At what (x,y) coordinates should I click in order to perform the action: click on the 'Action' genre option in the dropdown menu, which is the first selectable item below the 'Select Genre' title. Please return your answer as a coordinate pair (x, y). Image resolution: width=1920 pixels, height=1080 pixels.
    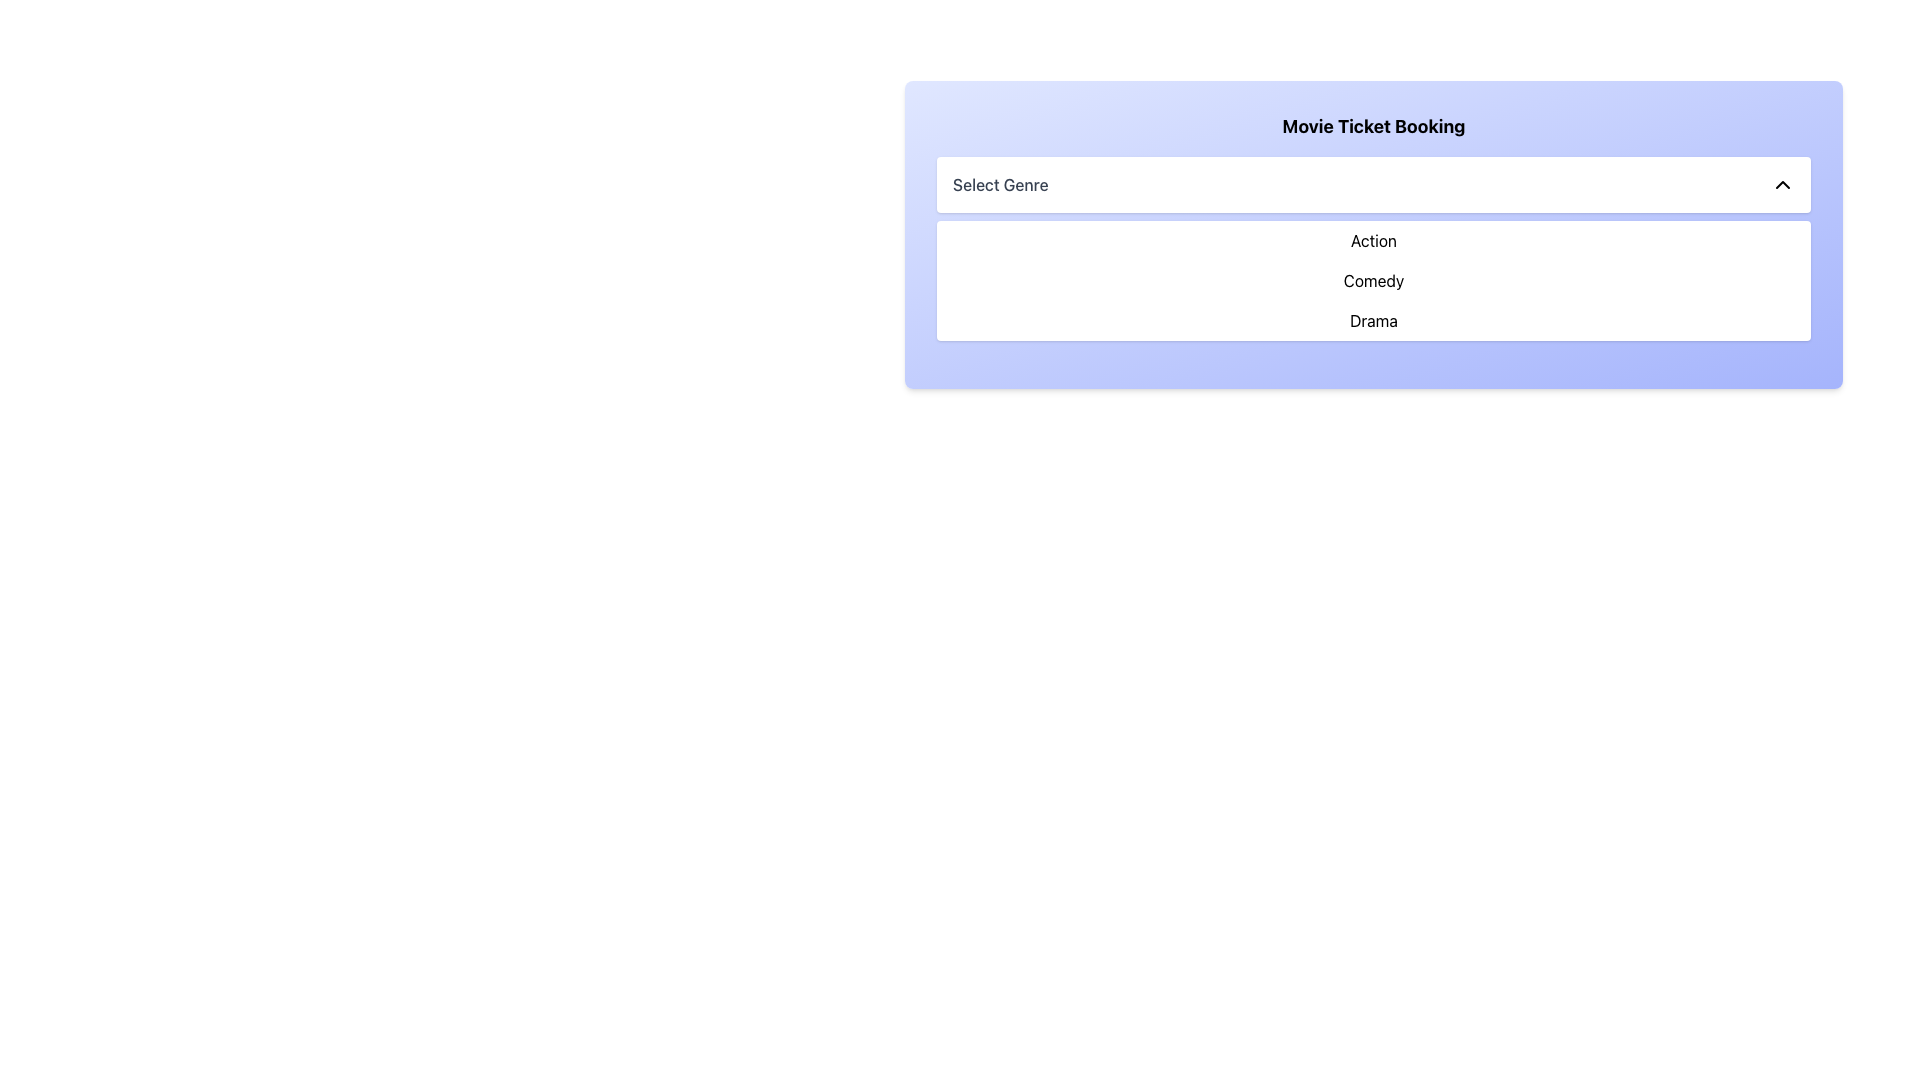
    Looking at the image, I should click on (1372, 248).